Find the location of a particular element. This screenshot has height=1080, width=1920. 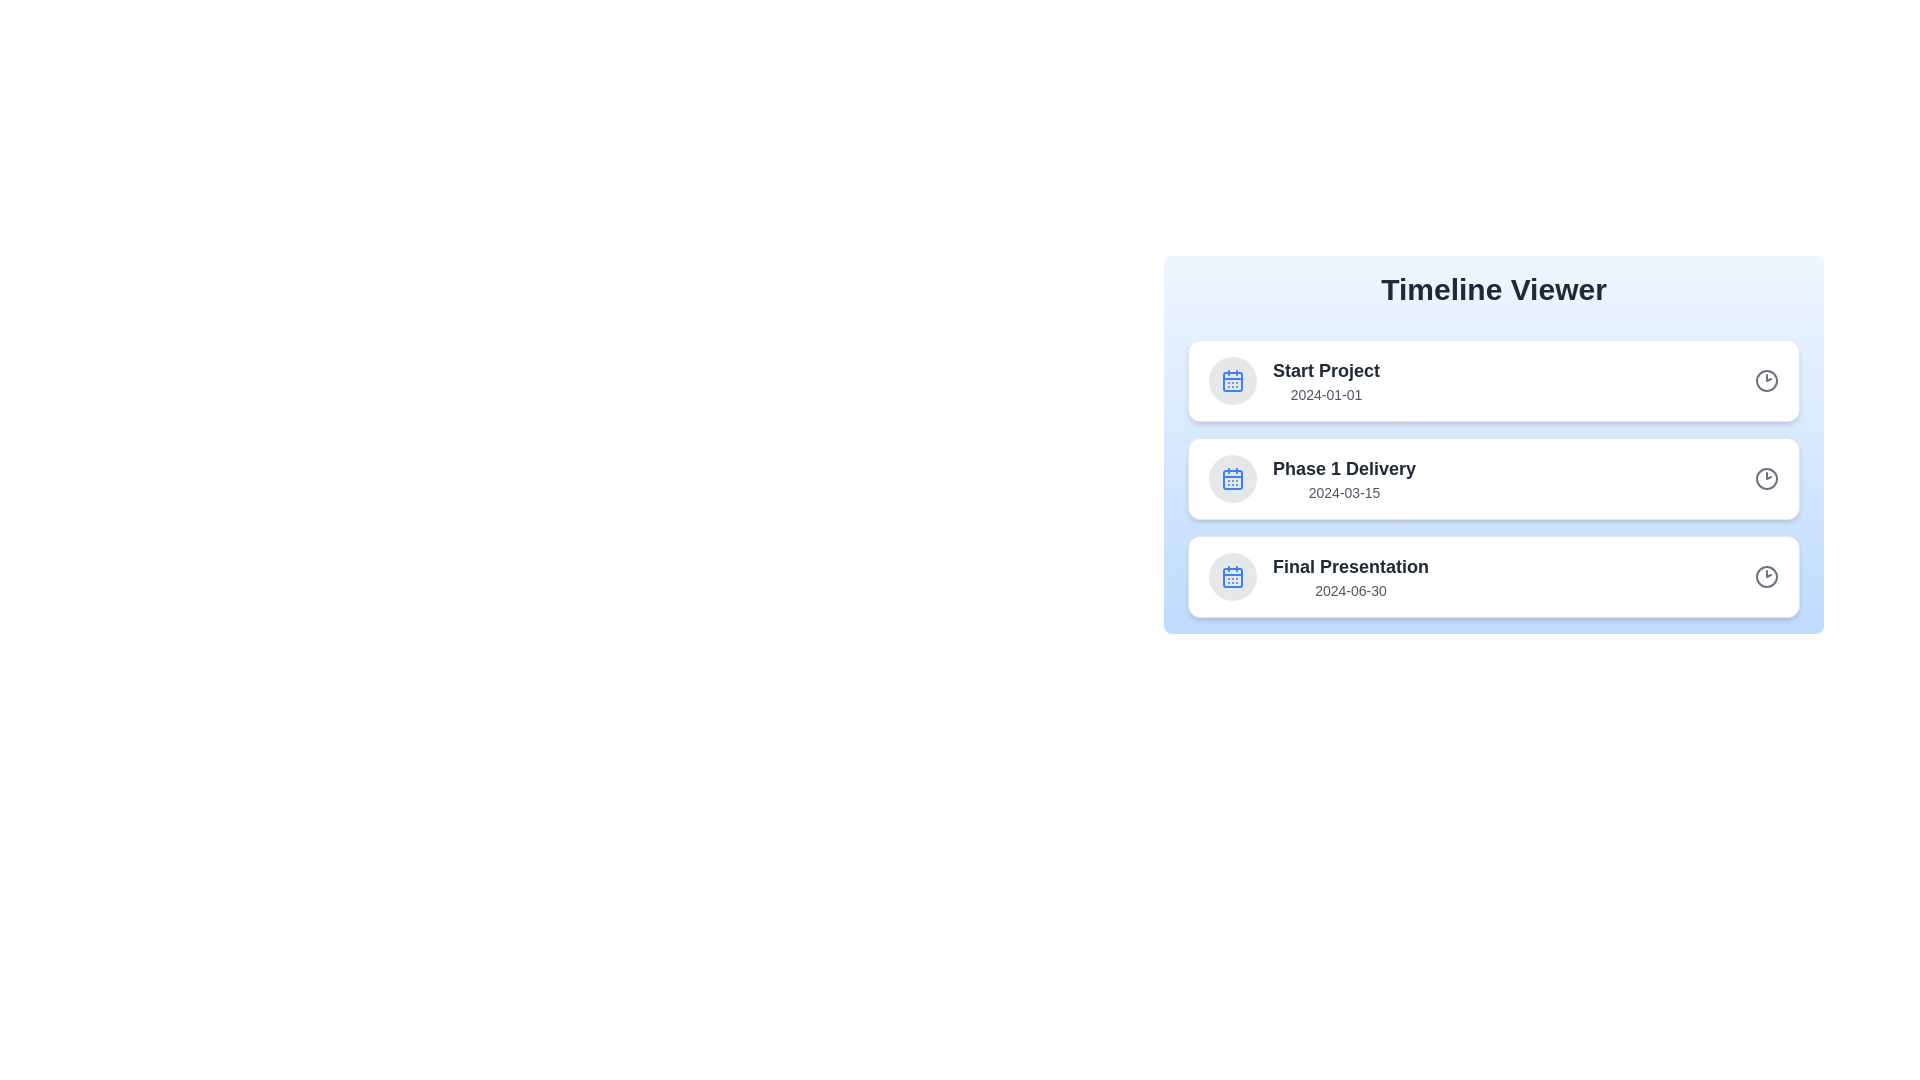

the text label displaying the date '2024-01-01', which is positioned below the title 'Start Project' in the interface is located at coordinates (1326, 394).